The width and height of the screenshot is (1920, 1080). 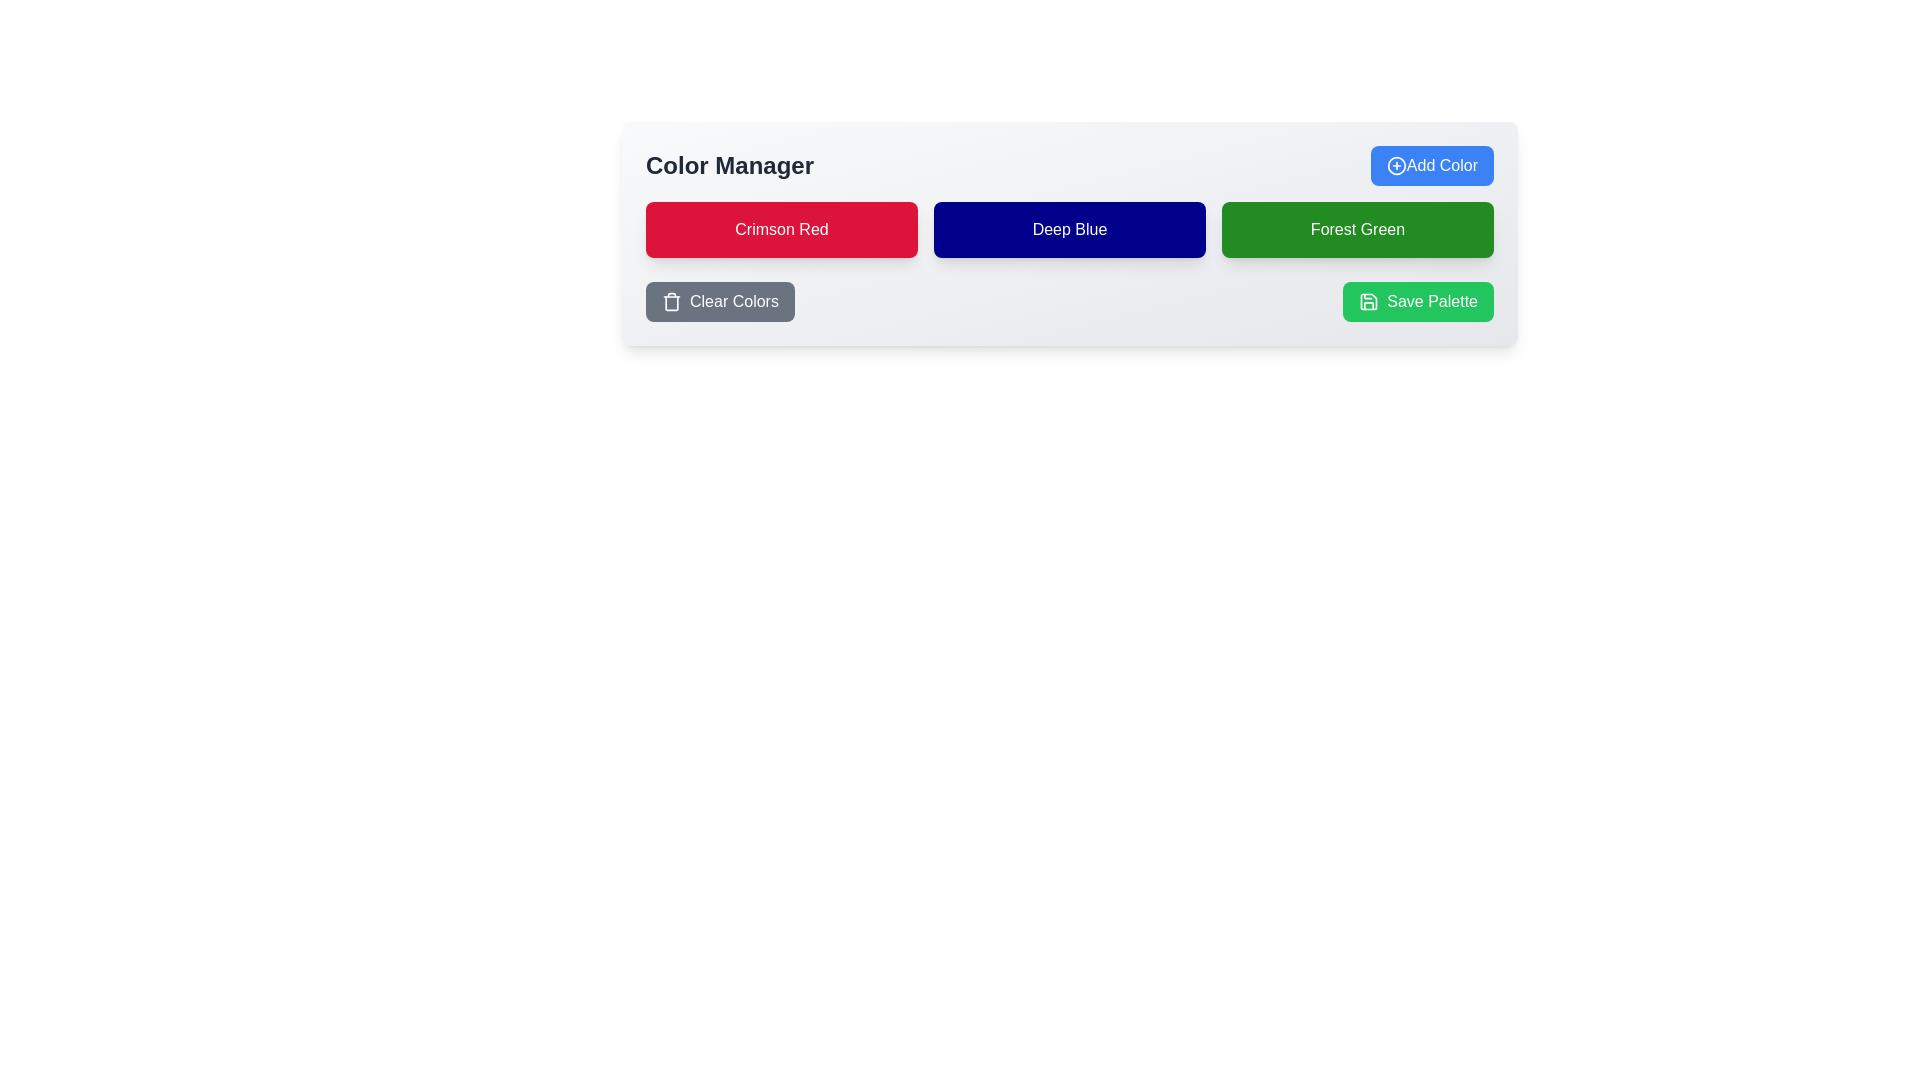 I want to click on the 'Forest Green' button, which is a rectangular button with white text on a deep green background, located to the right of the 'Deep Blue' button, so click(x=1358, y=229).